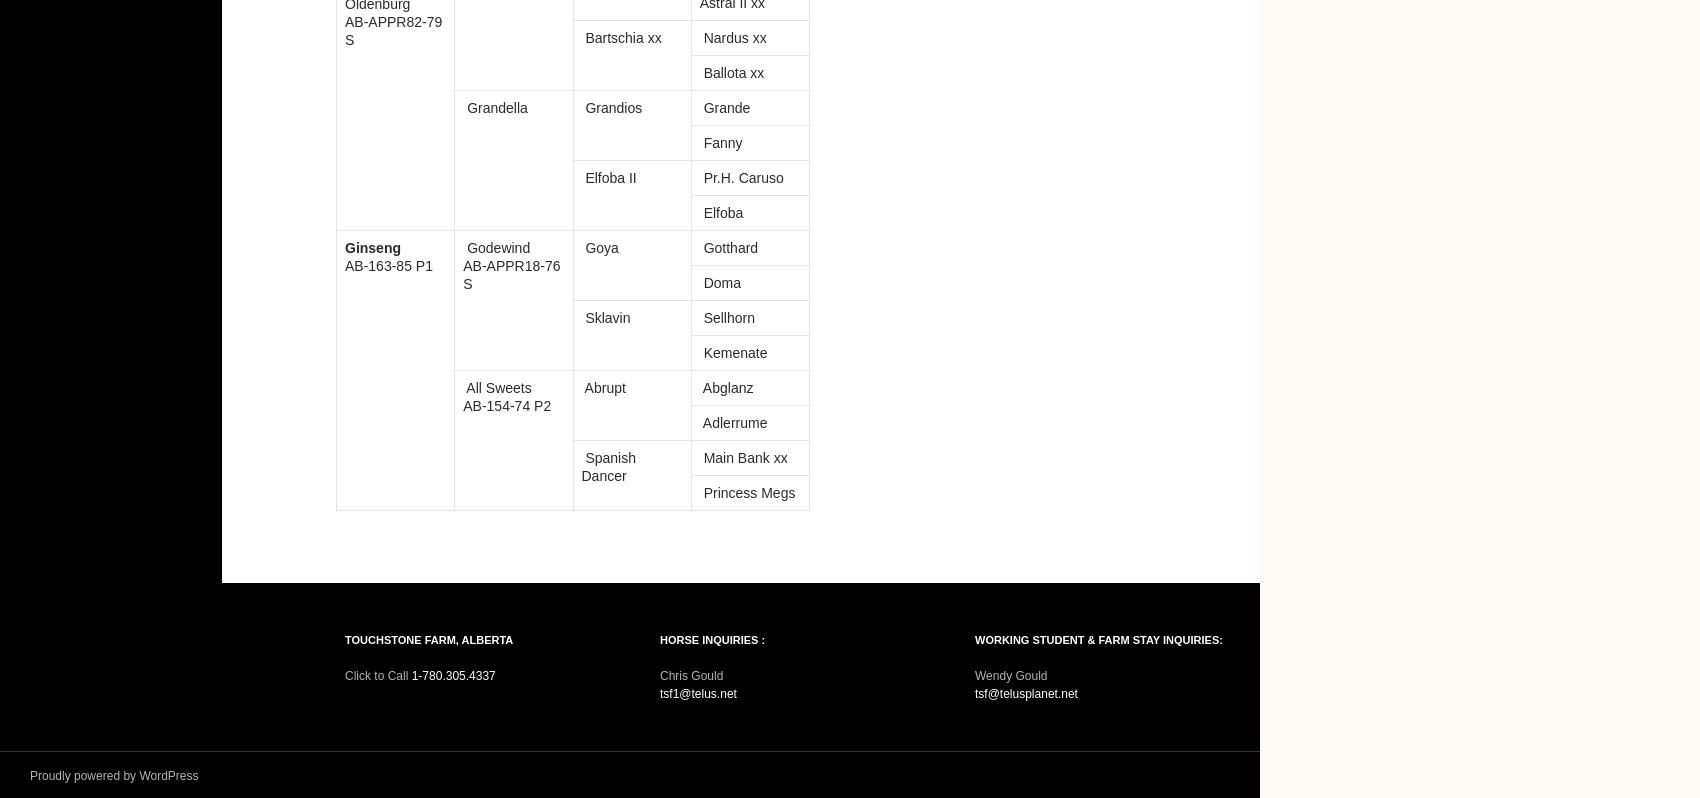  What do you see at coordinates (113, 775) in the screenshot?
I see `'Proudly powered by WordPress'` at bounding box center [113, 775].